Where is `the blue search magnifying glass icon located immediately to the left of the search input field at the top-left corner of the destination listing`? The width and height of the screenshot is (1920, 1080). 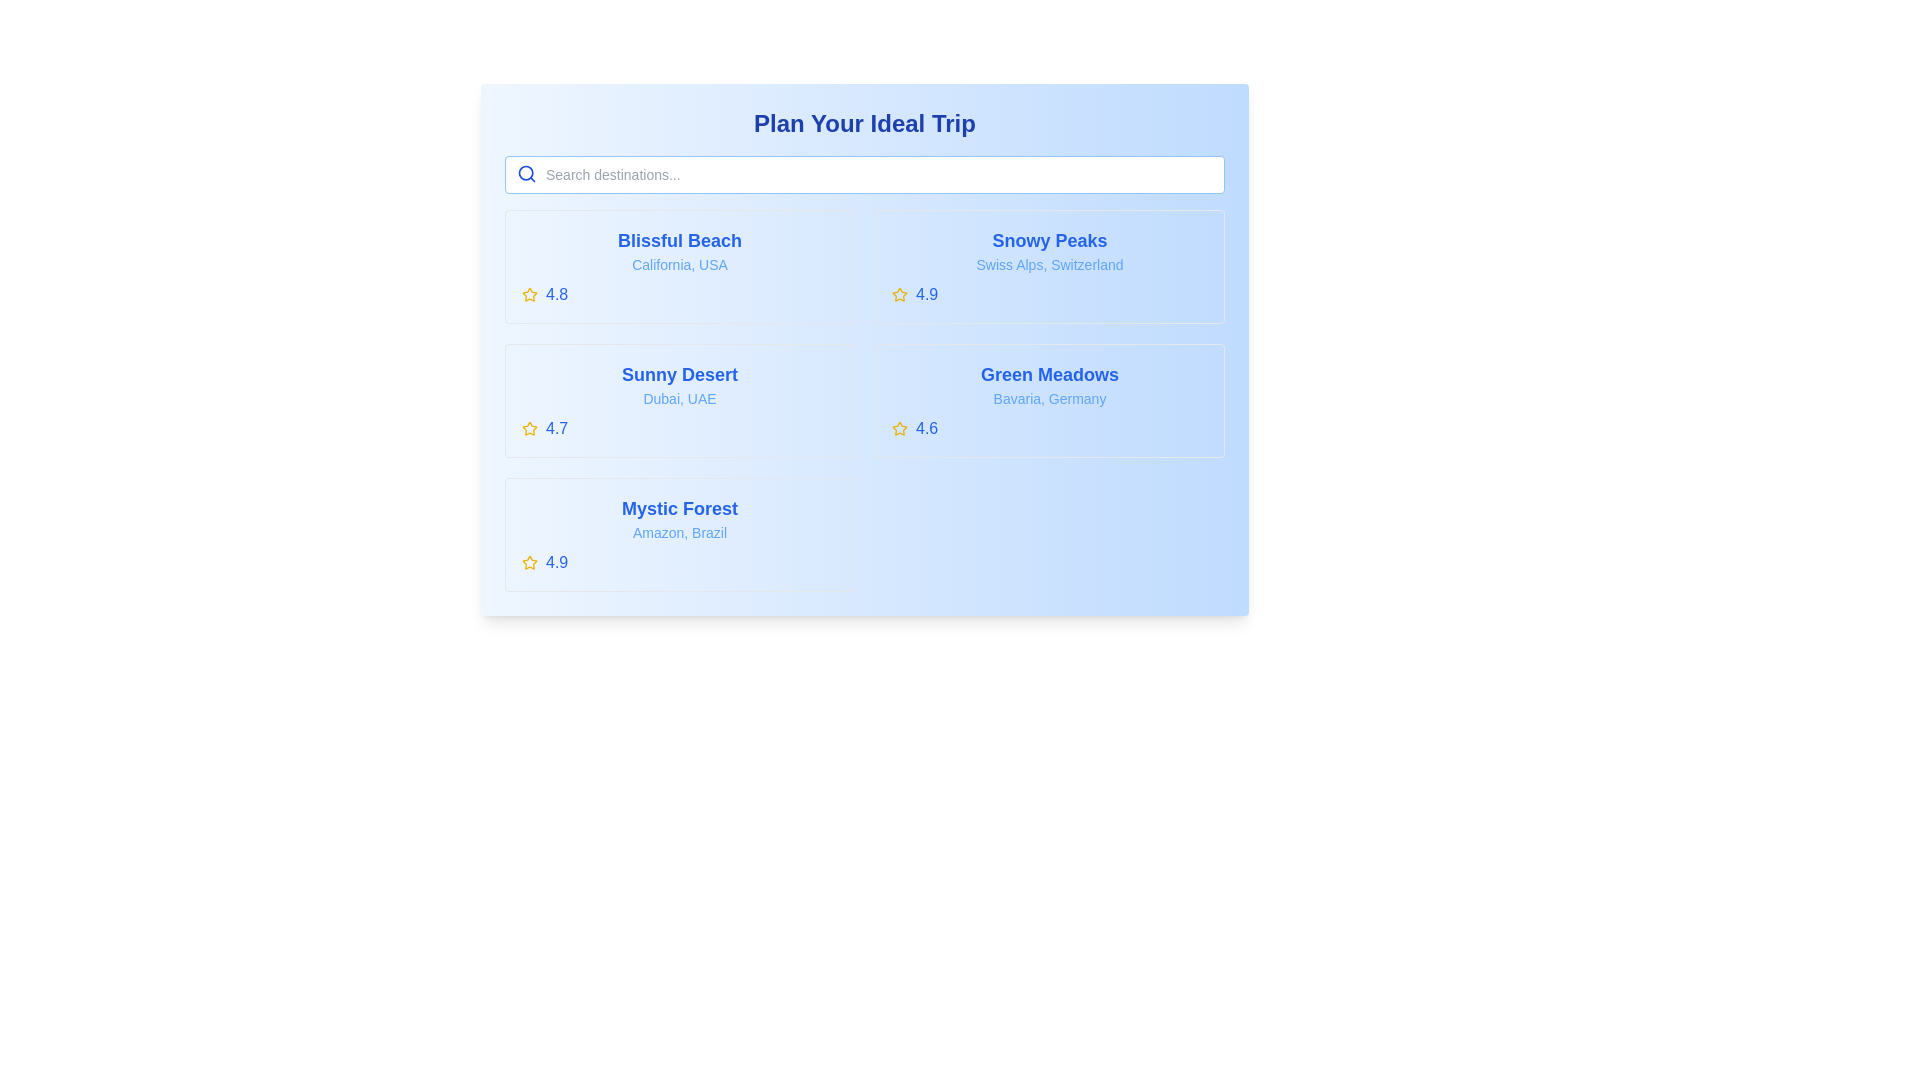 the blue search magnifying glass icon located immediately to the left of the search input field at the top-left corner of the destination listing is located at coordinates (527, 172).